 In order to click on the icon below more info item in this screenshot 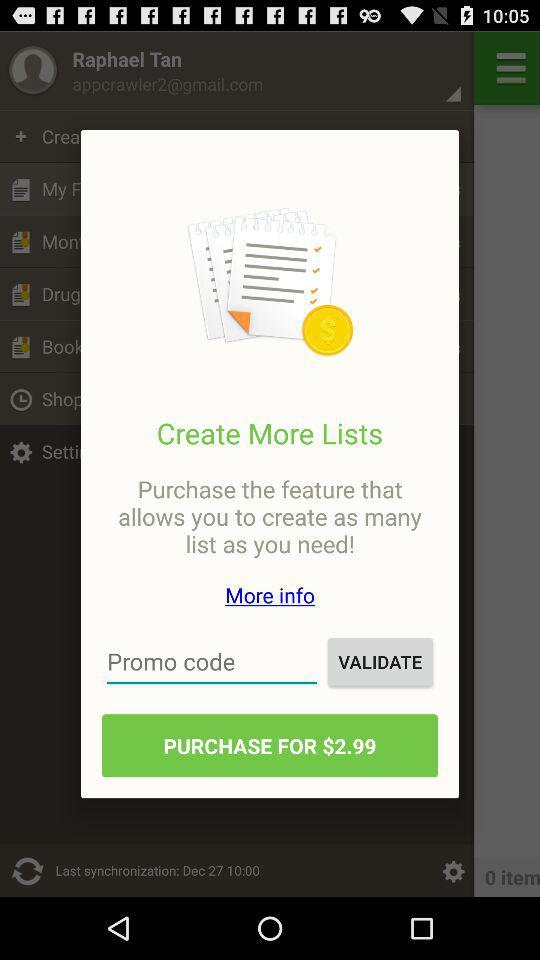, I will do `click(380, 661)`.